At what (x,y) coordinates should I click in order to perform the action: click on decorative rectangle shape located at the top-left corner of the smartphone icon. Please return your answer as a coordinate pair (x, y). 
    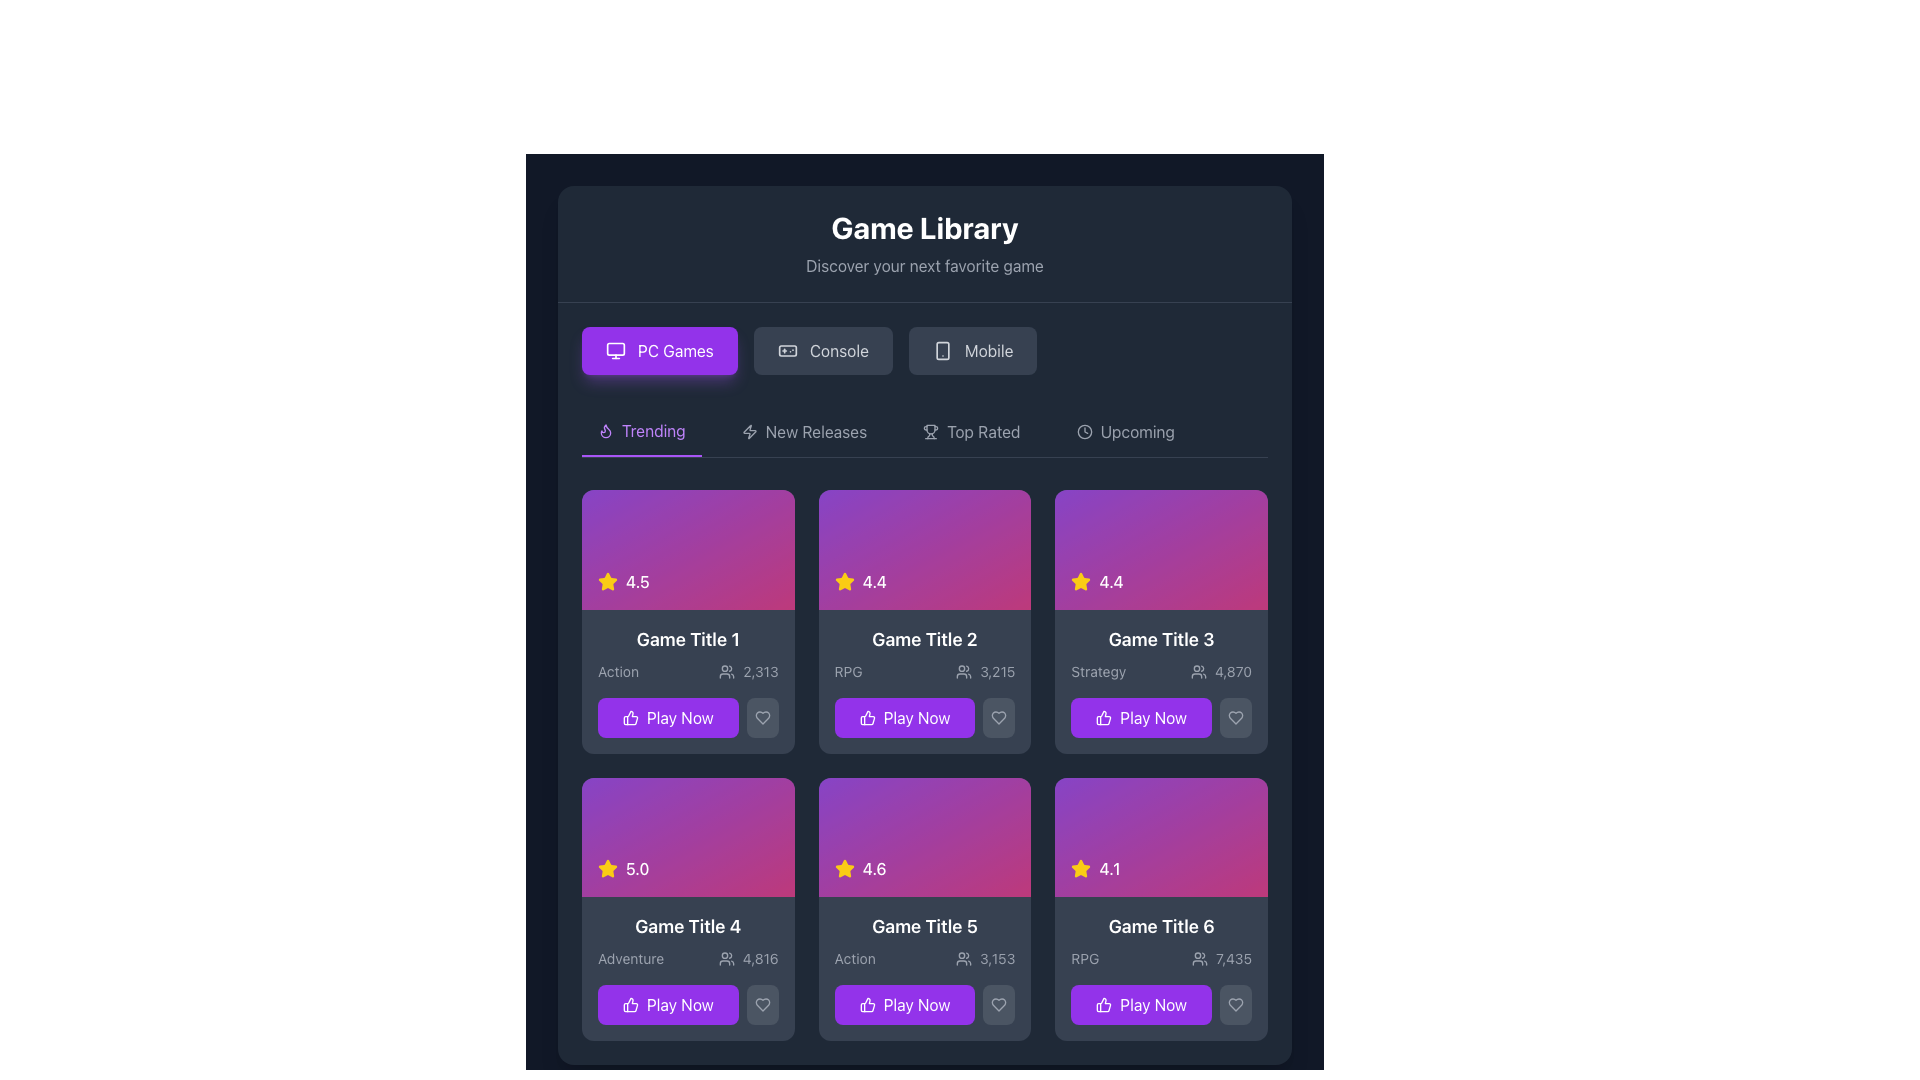
    Looking at the image, I should click on (941, 350).